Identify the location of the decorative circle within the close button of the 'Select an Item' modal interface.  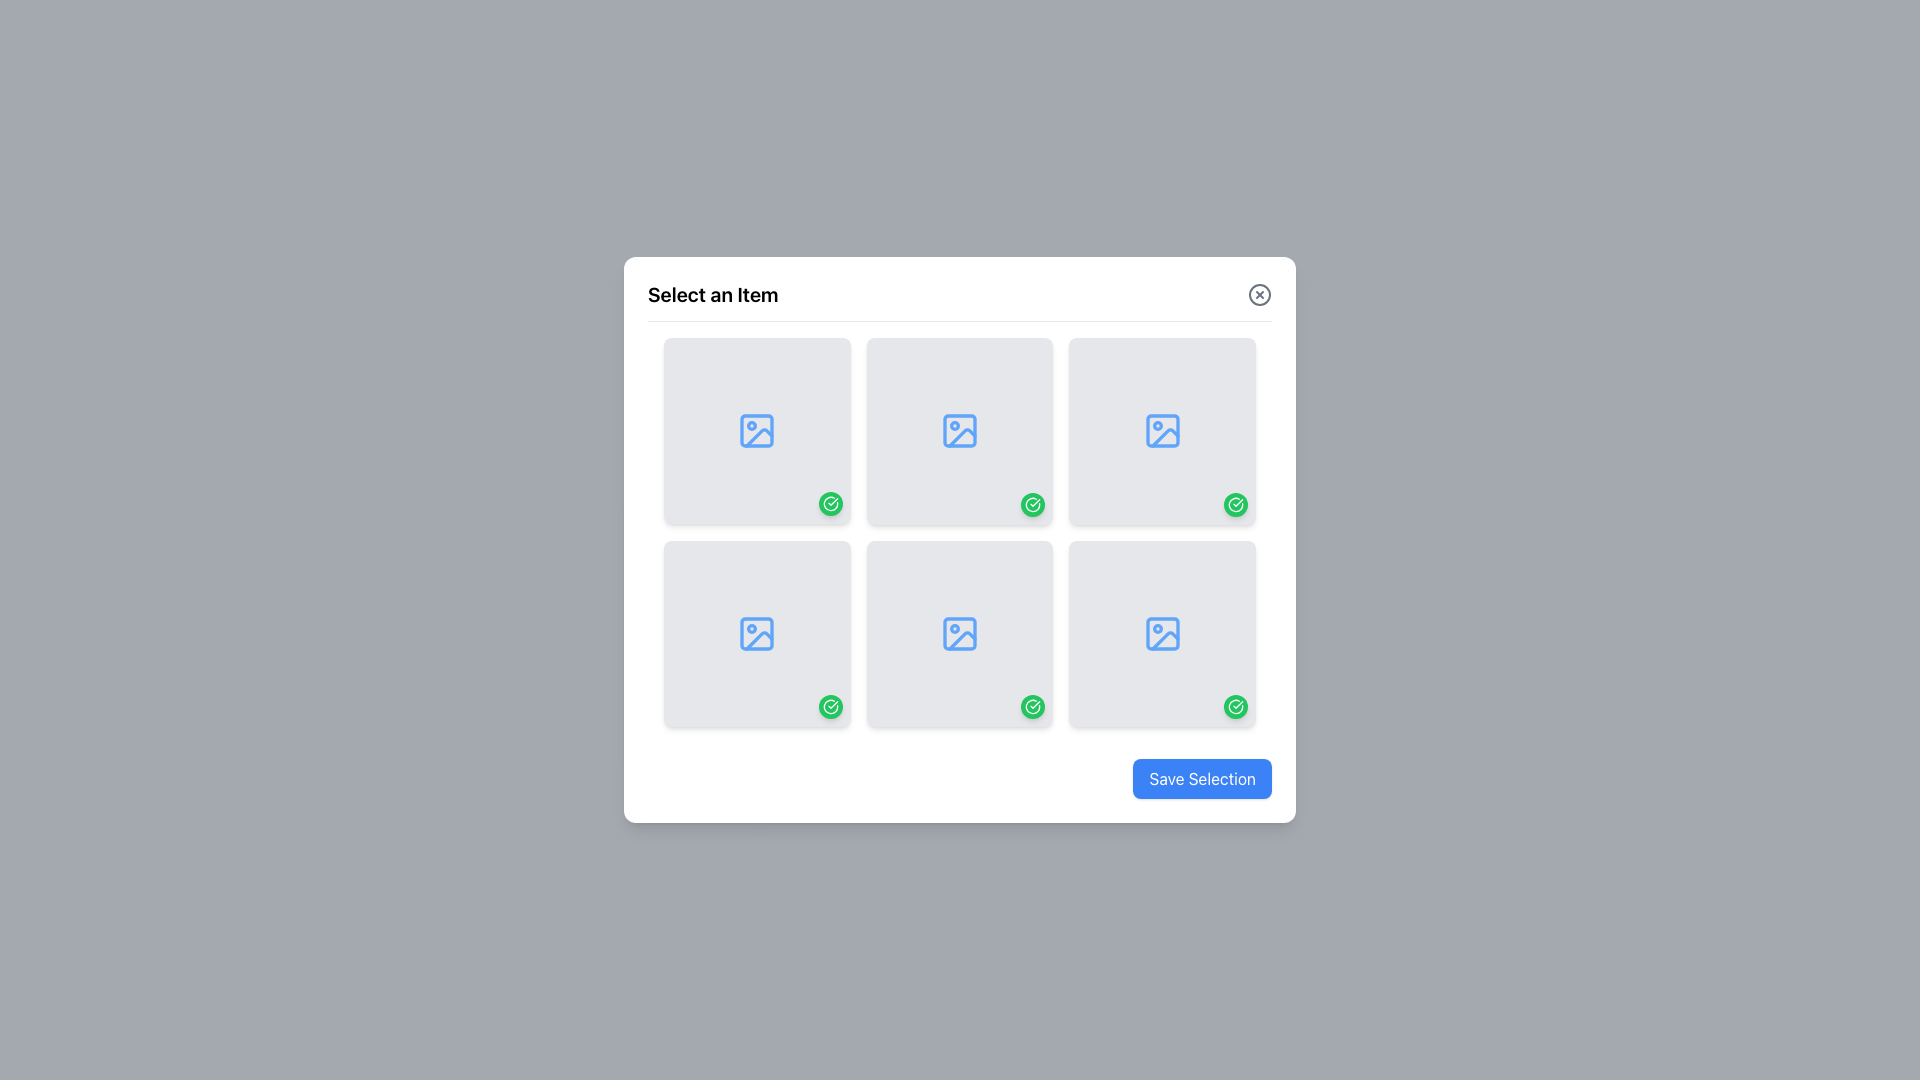
(1258, 293).